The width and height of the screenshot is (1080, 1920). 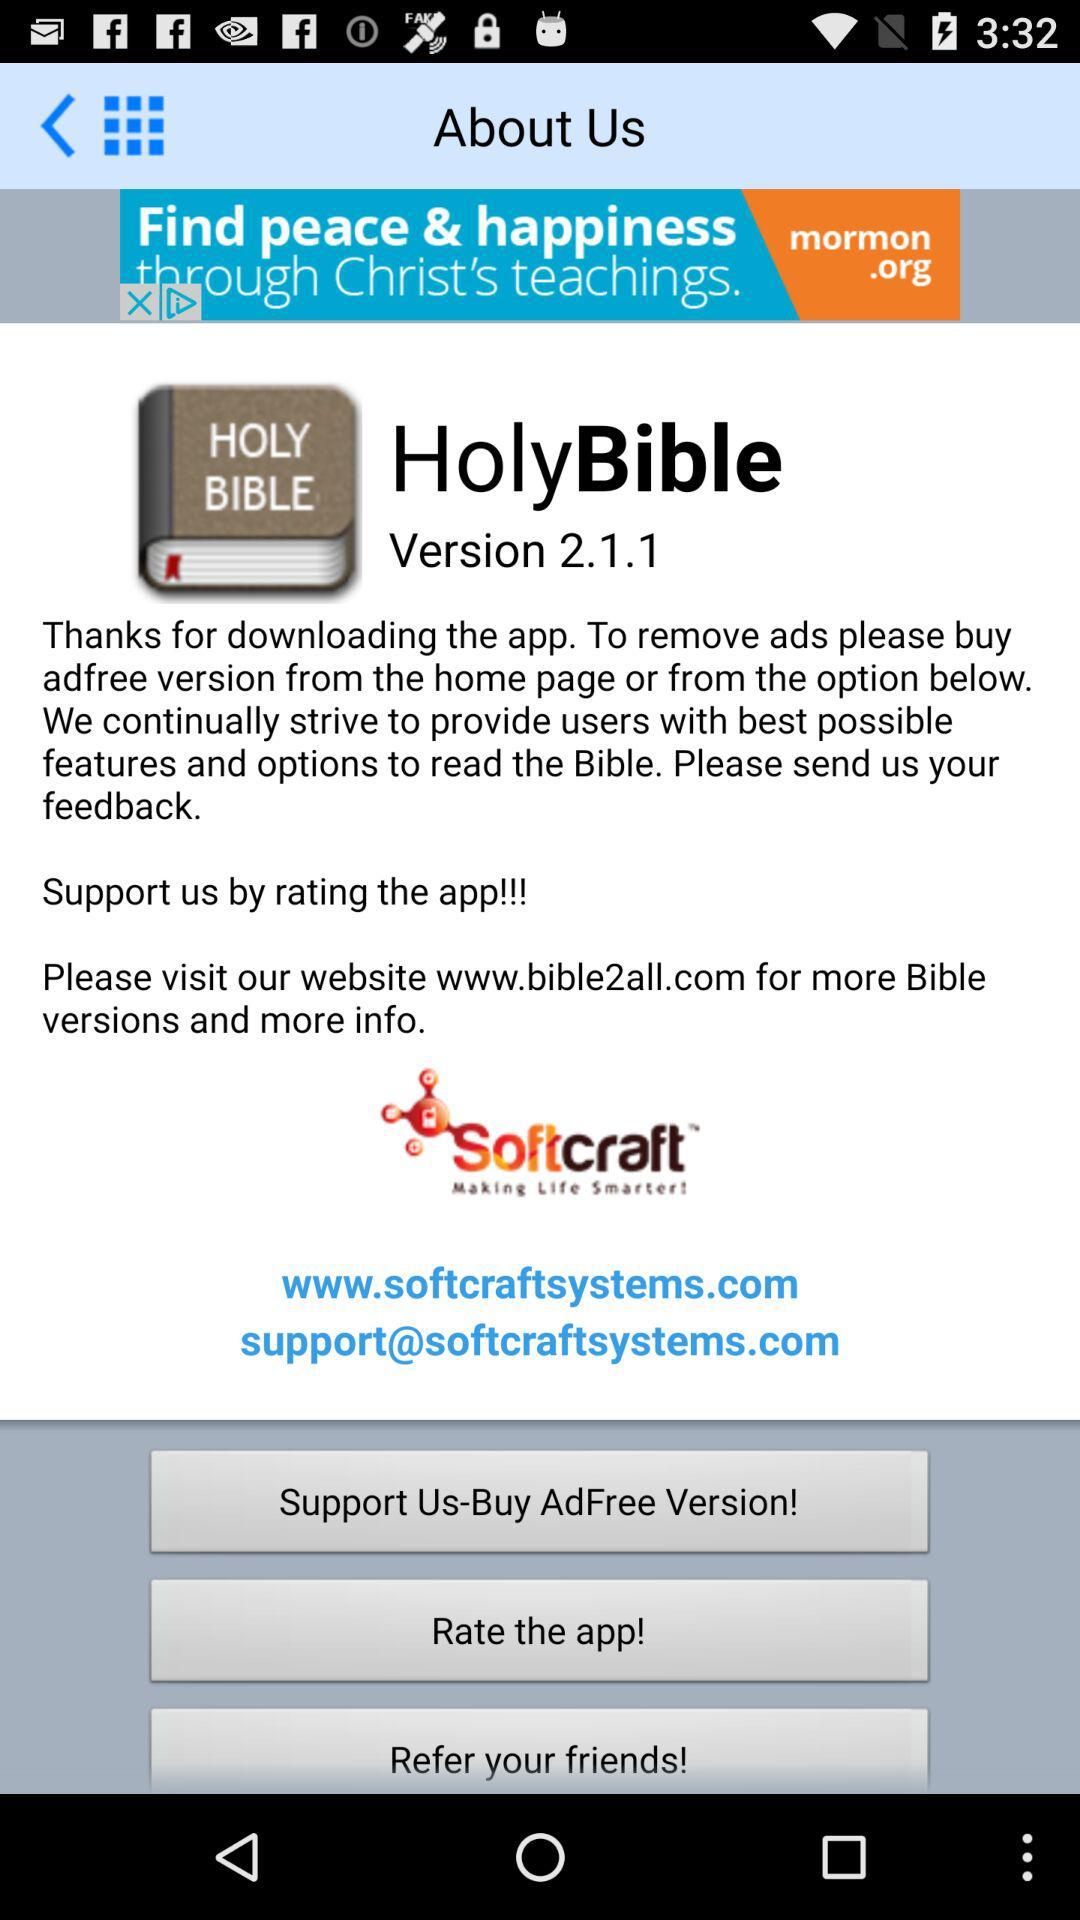 I want to click on go back, so click(x=133, y=124).